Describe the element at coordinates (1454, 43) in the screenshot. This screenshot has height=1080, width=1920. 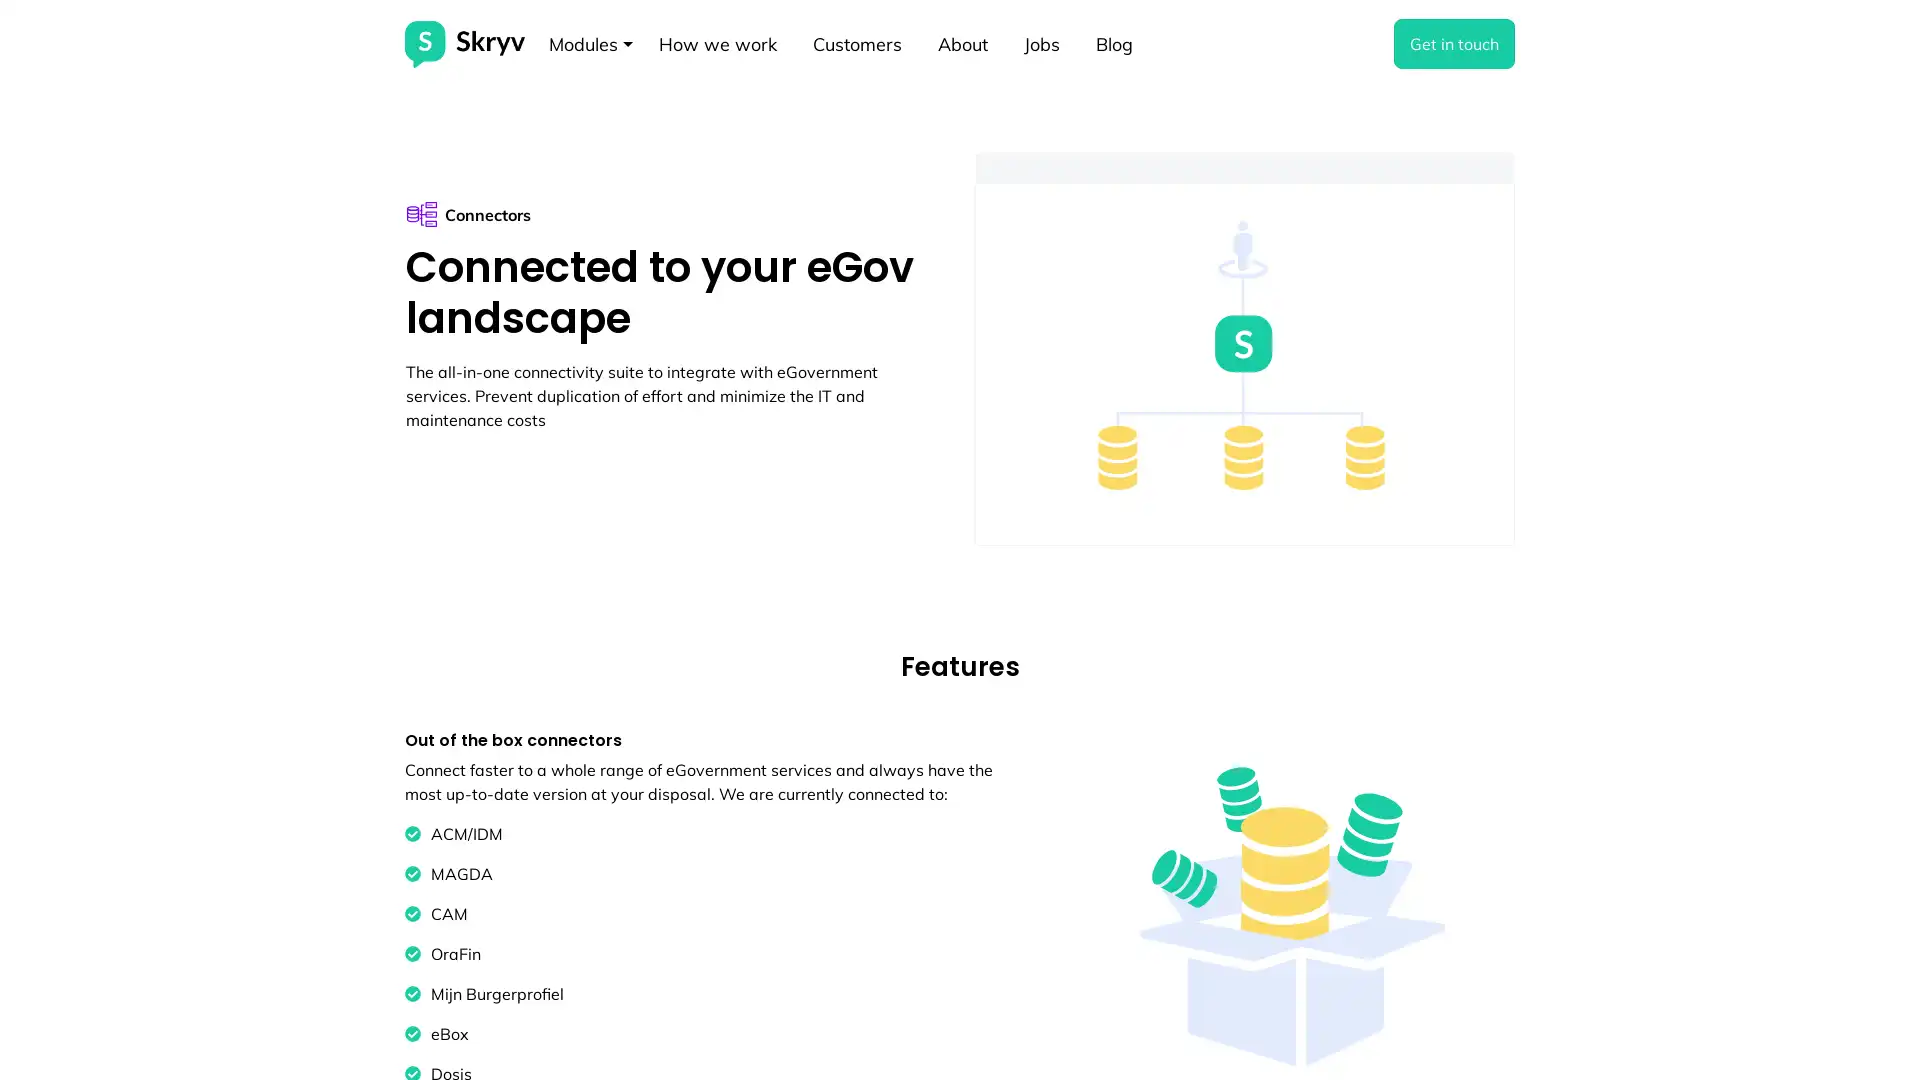
I see `Get in touch` at that location.